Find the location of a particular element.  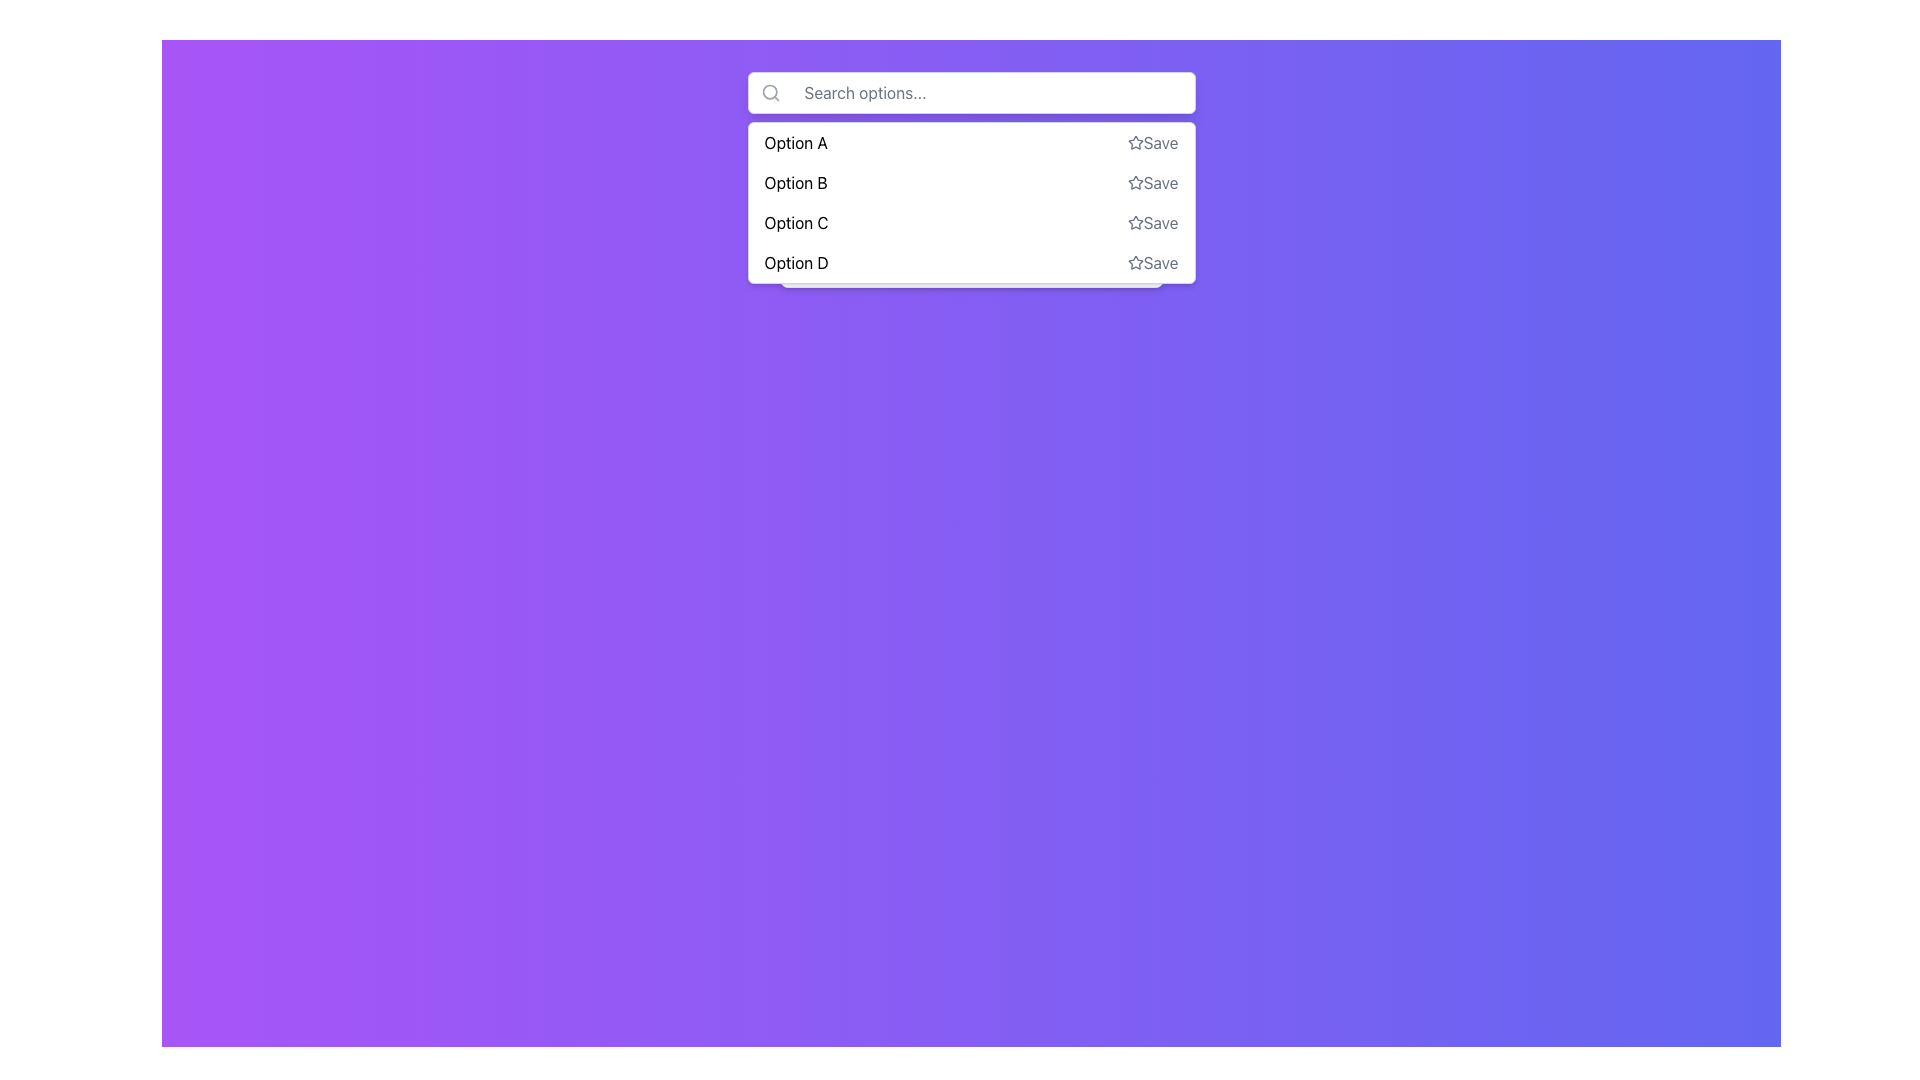

the Star Symbol icon located to the right of the text 'Option C' in the 'Save' button area is located at coordinates (1135, 222).